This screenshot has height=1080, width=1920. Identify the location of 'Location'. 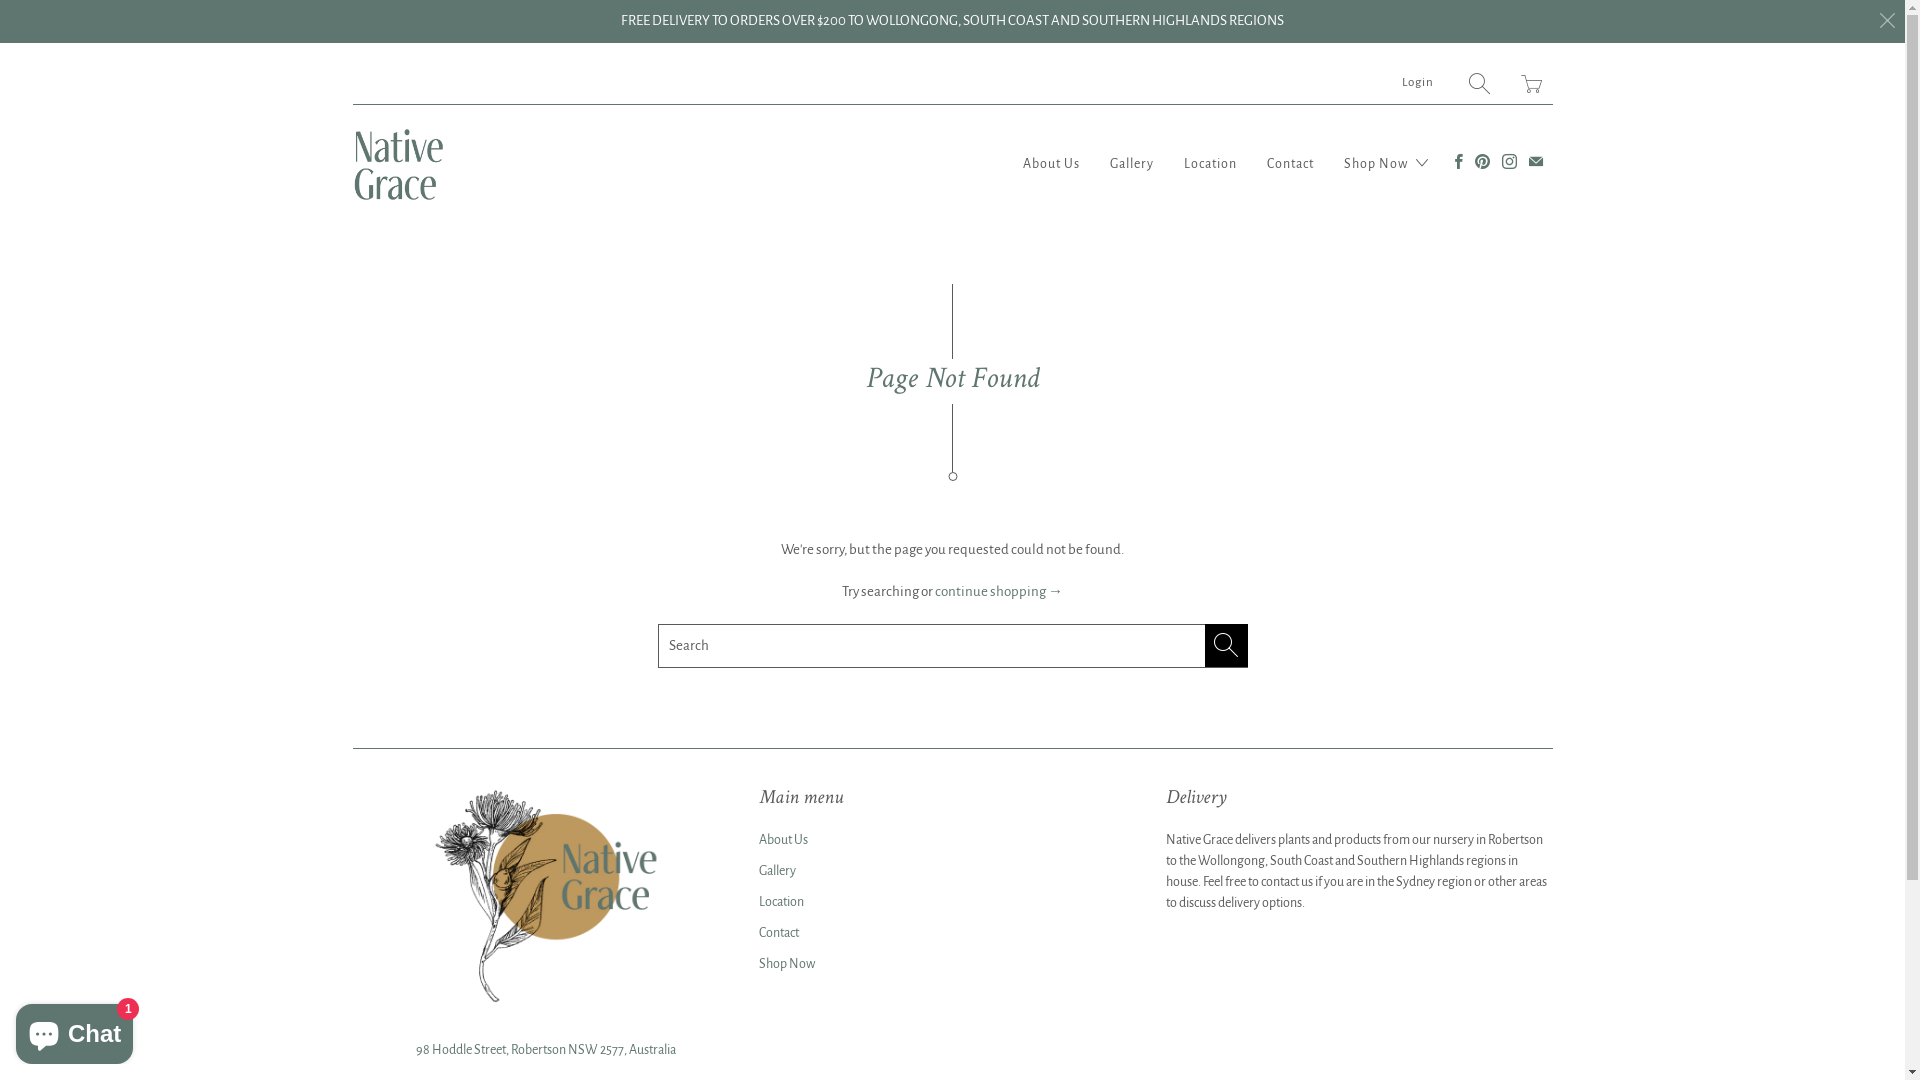
(780, 901).